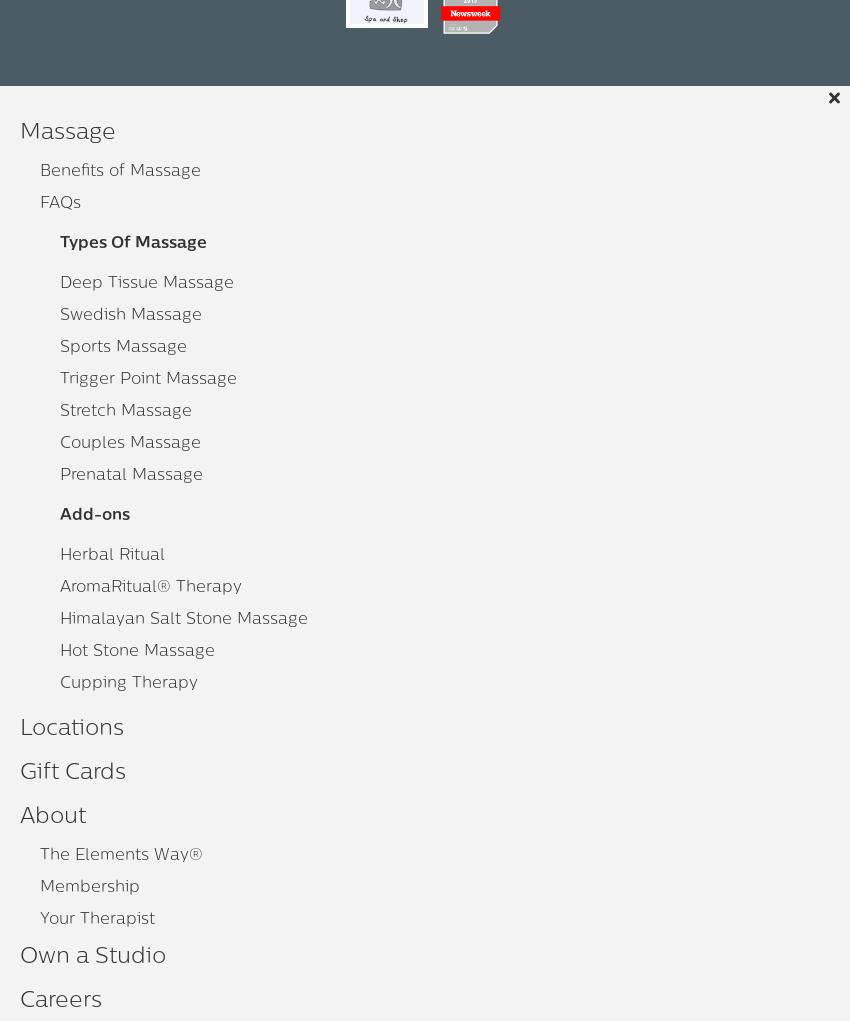 The width and height of the screenshot is (850, 1021). Describe the element at coordinates (61, 1001) in the screenshot. I see `'Careers'` at that location.